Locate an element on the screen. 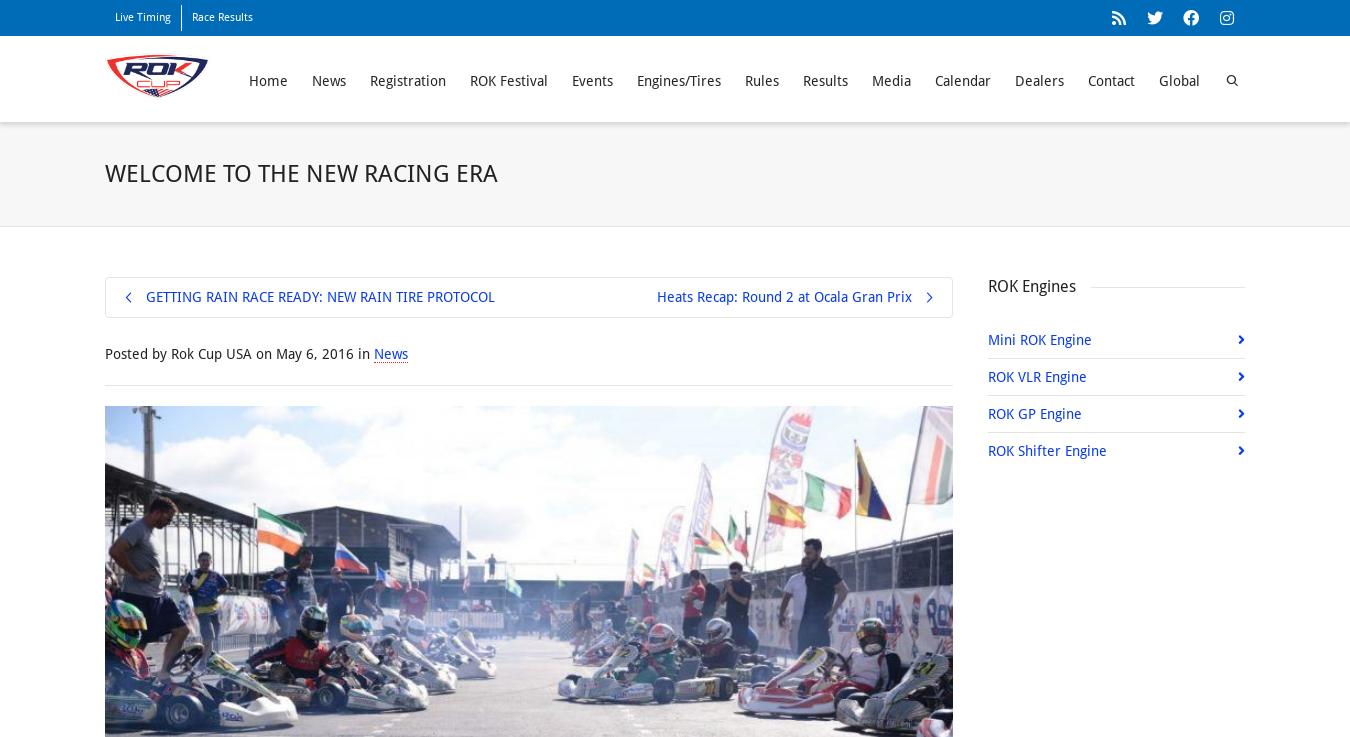 The image size is (1350, 737). 'size' is located at coordinates (444, 48).